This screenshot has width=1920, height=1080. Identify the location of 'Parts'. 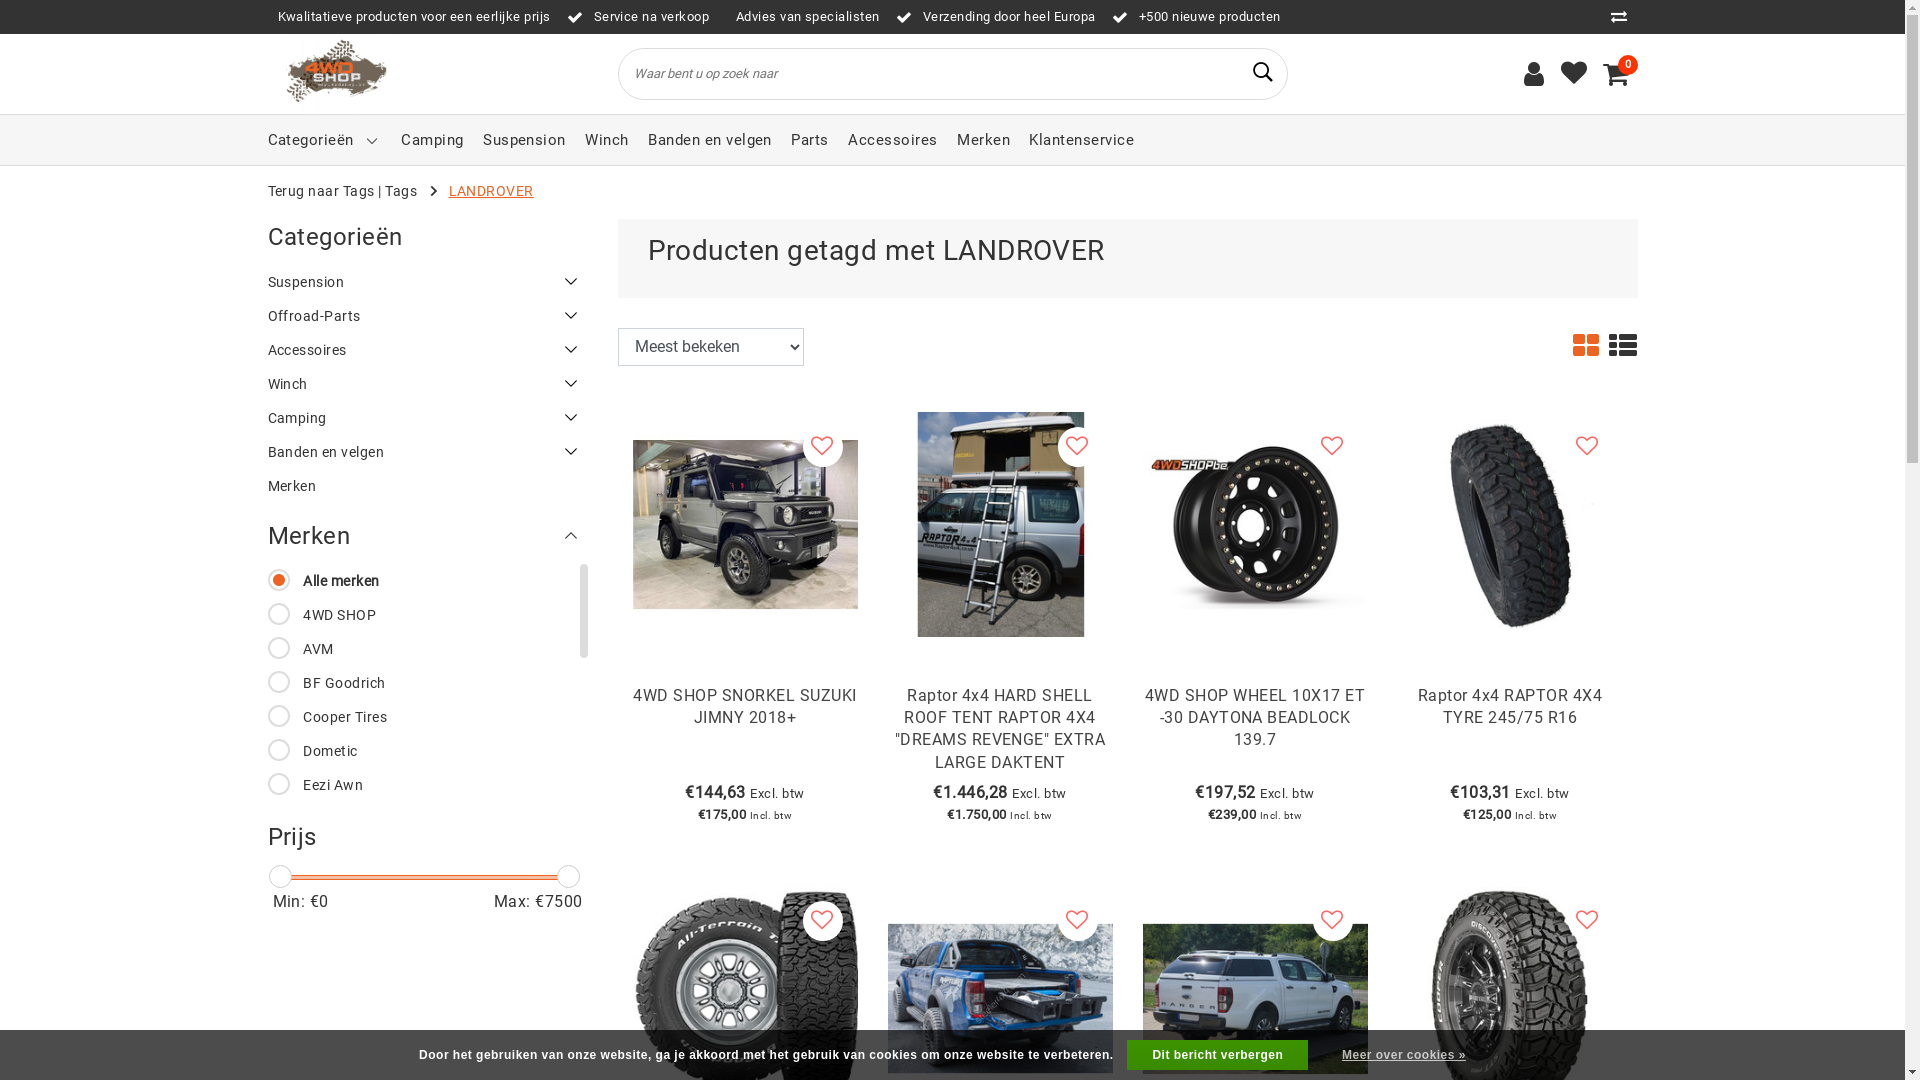
(809, 138).